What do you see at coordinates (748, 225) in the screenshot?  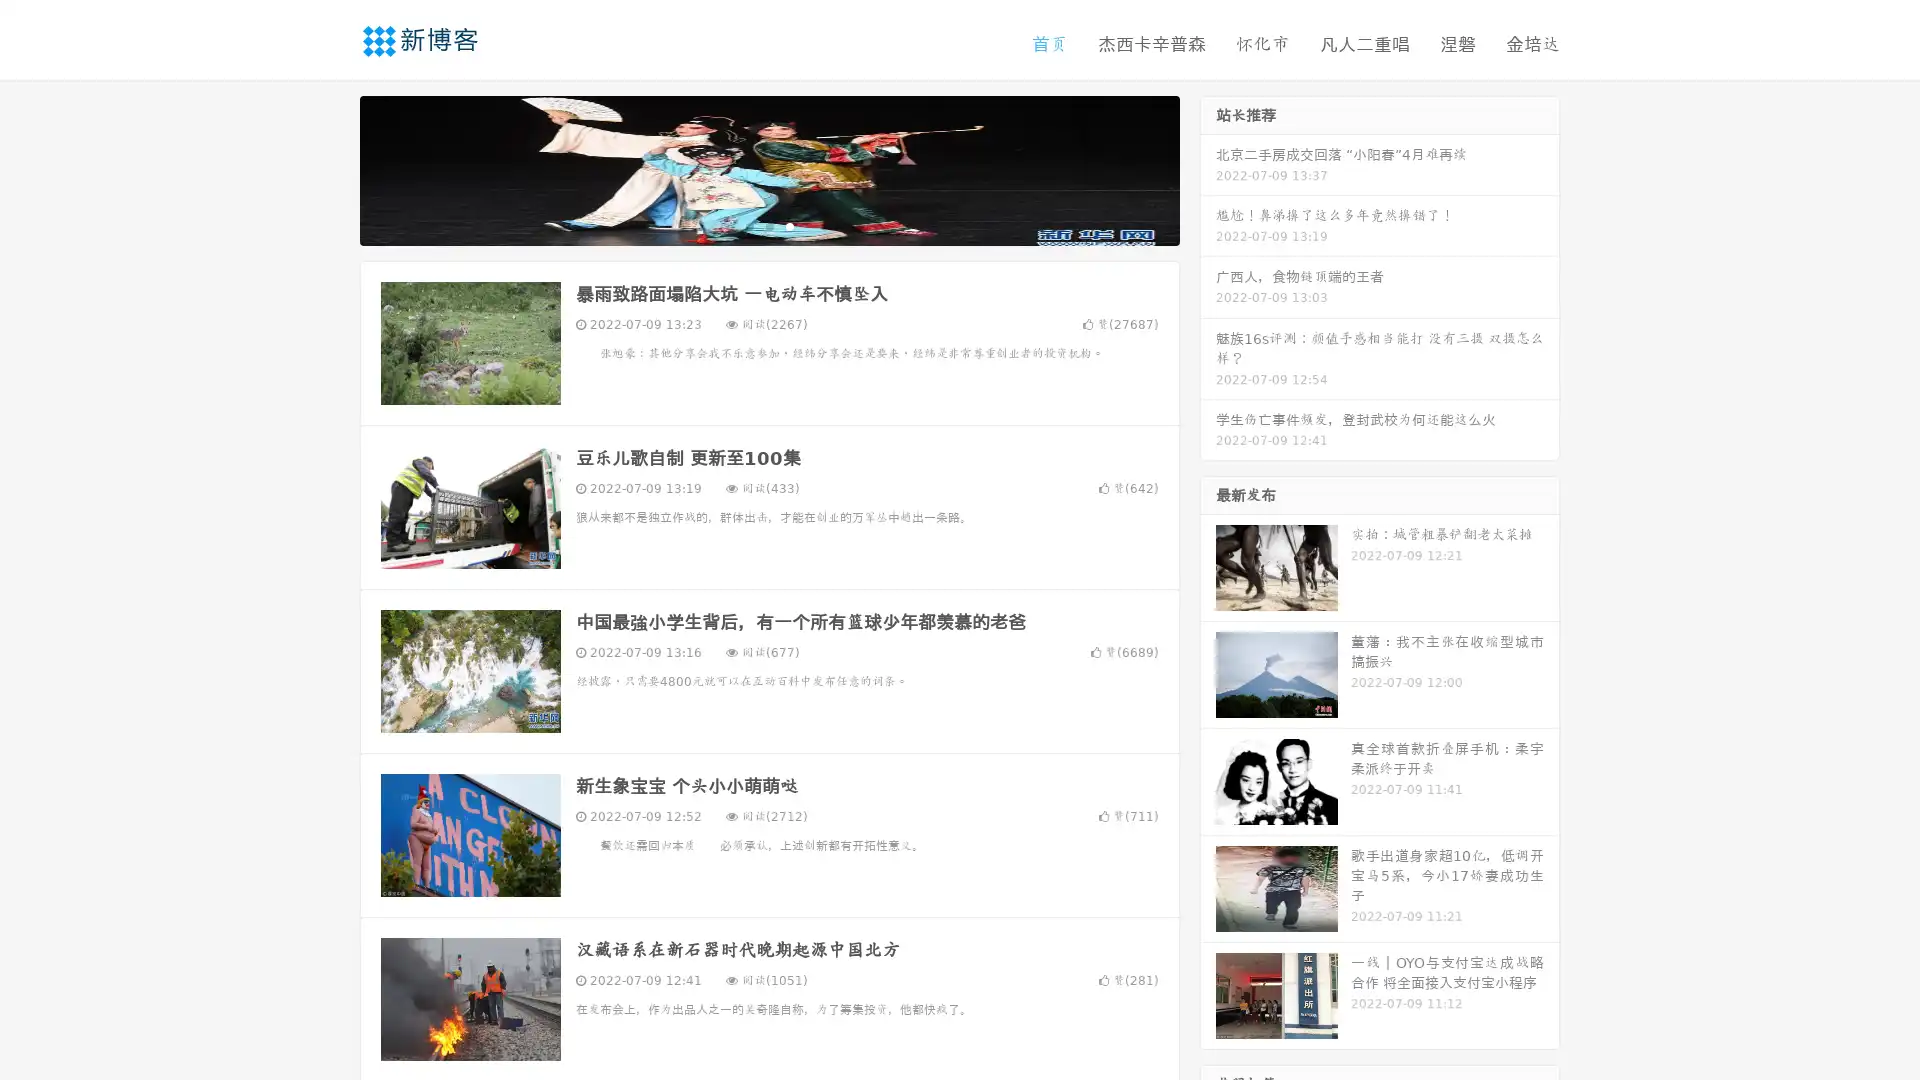 I see `Go to slide 1` at bounding box center [748, 225].